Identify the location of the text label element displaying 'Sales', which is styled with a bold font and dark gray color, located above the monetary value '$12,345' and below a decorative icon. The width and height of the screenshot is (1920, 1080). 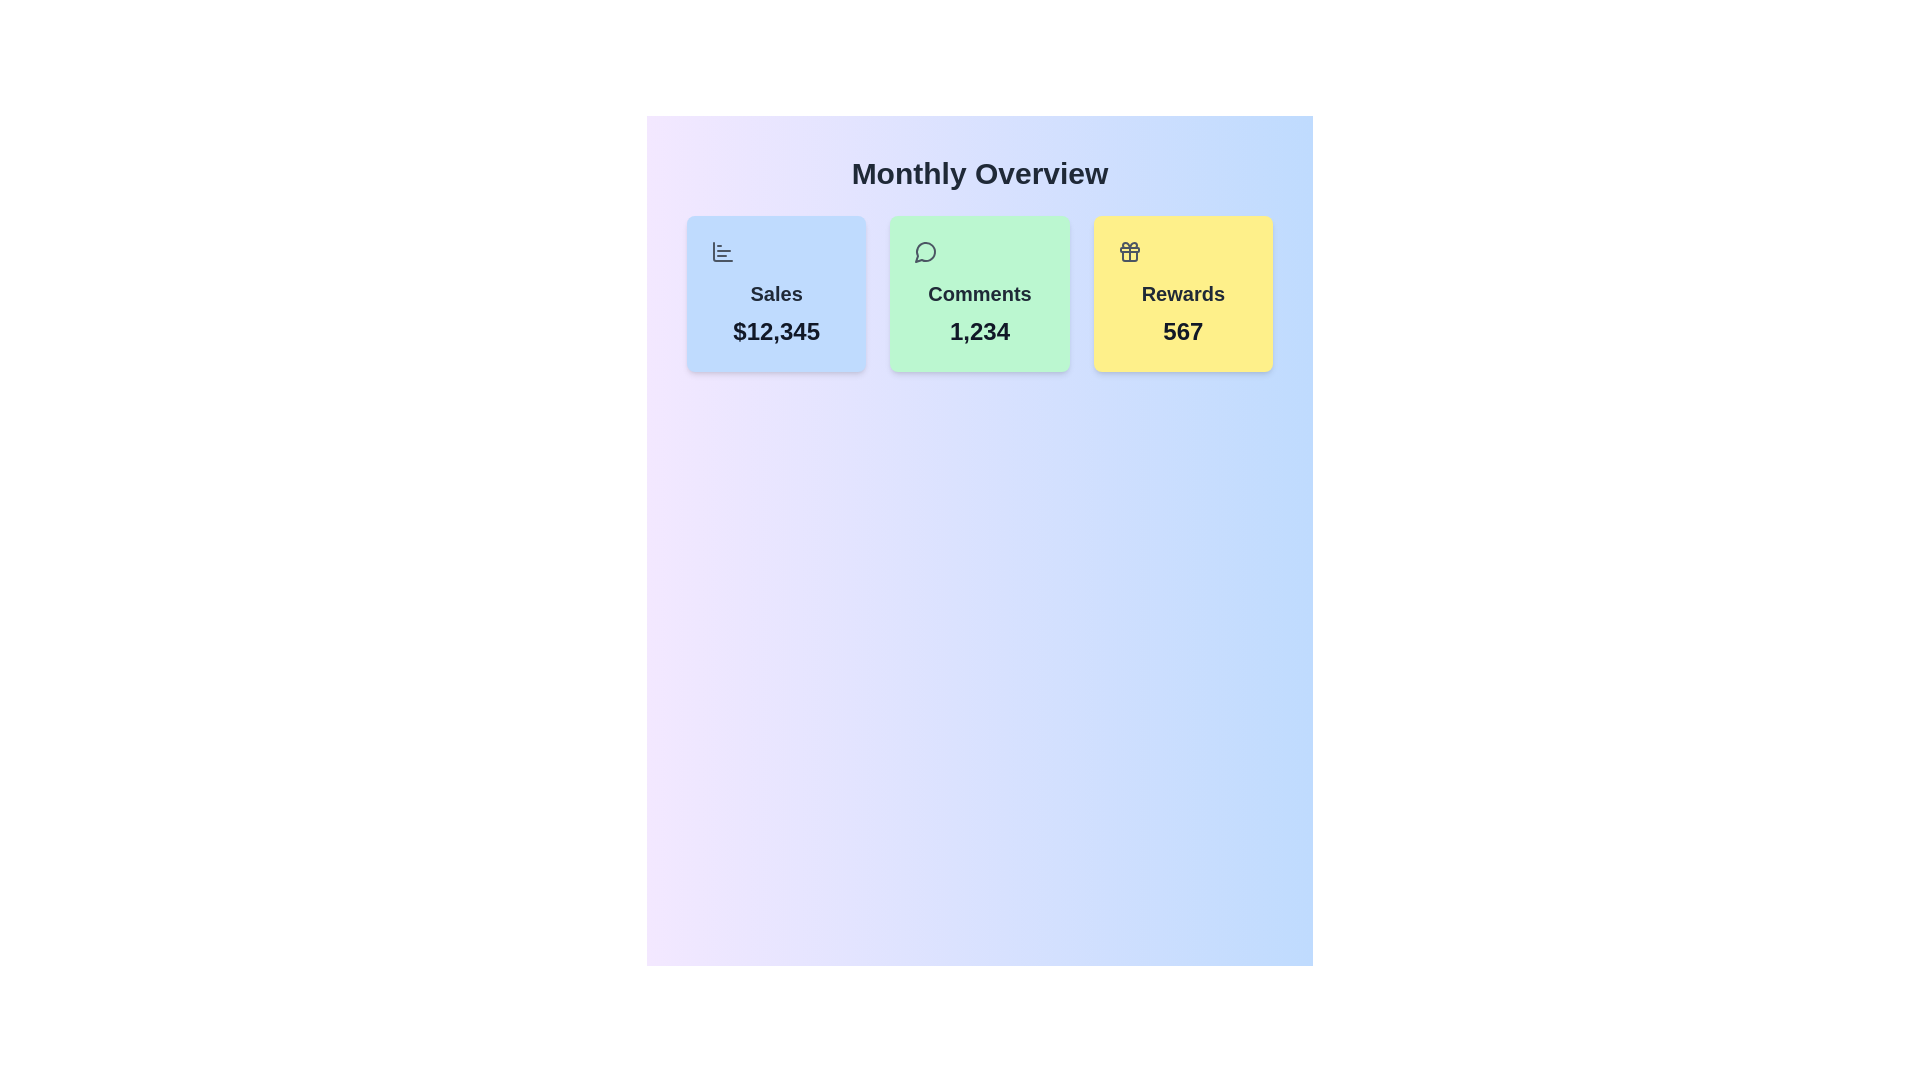
(775, 293).